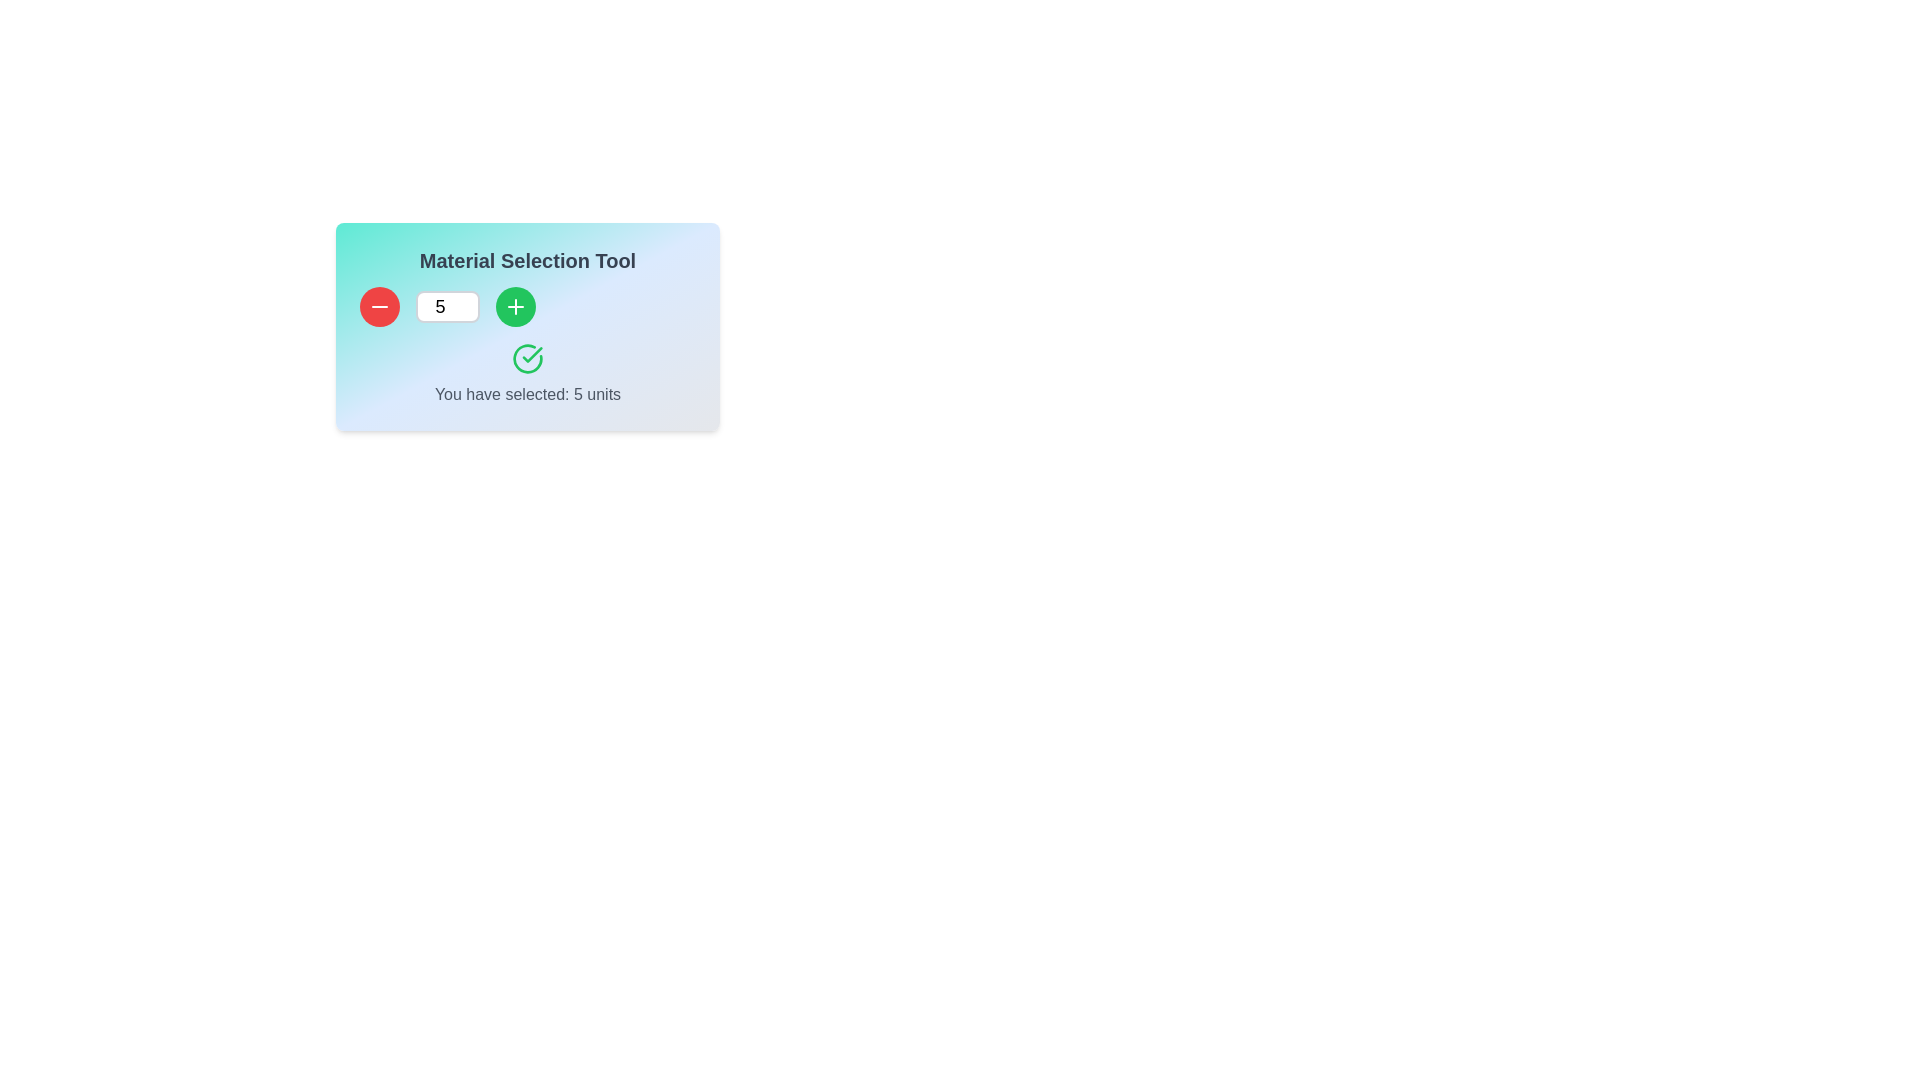 Image resolution: width=1920 pixels, height=1080 pixels. I want to click on the green circular button with a white plus symbol (+) to increment the value in the material selection tool UI, so click(515, 307).